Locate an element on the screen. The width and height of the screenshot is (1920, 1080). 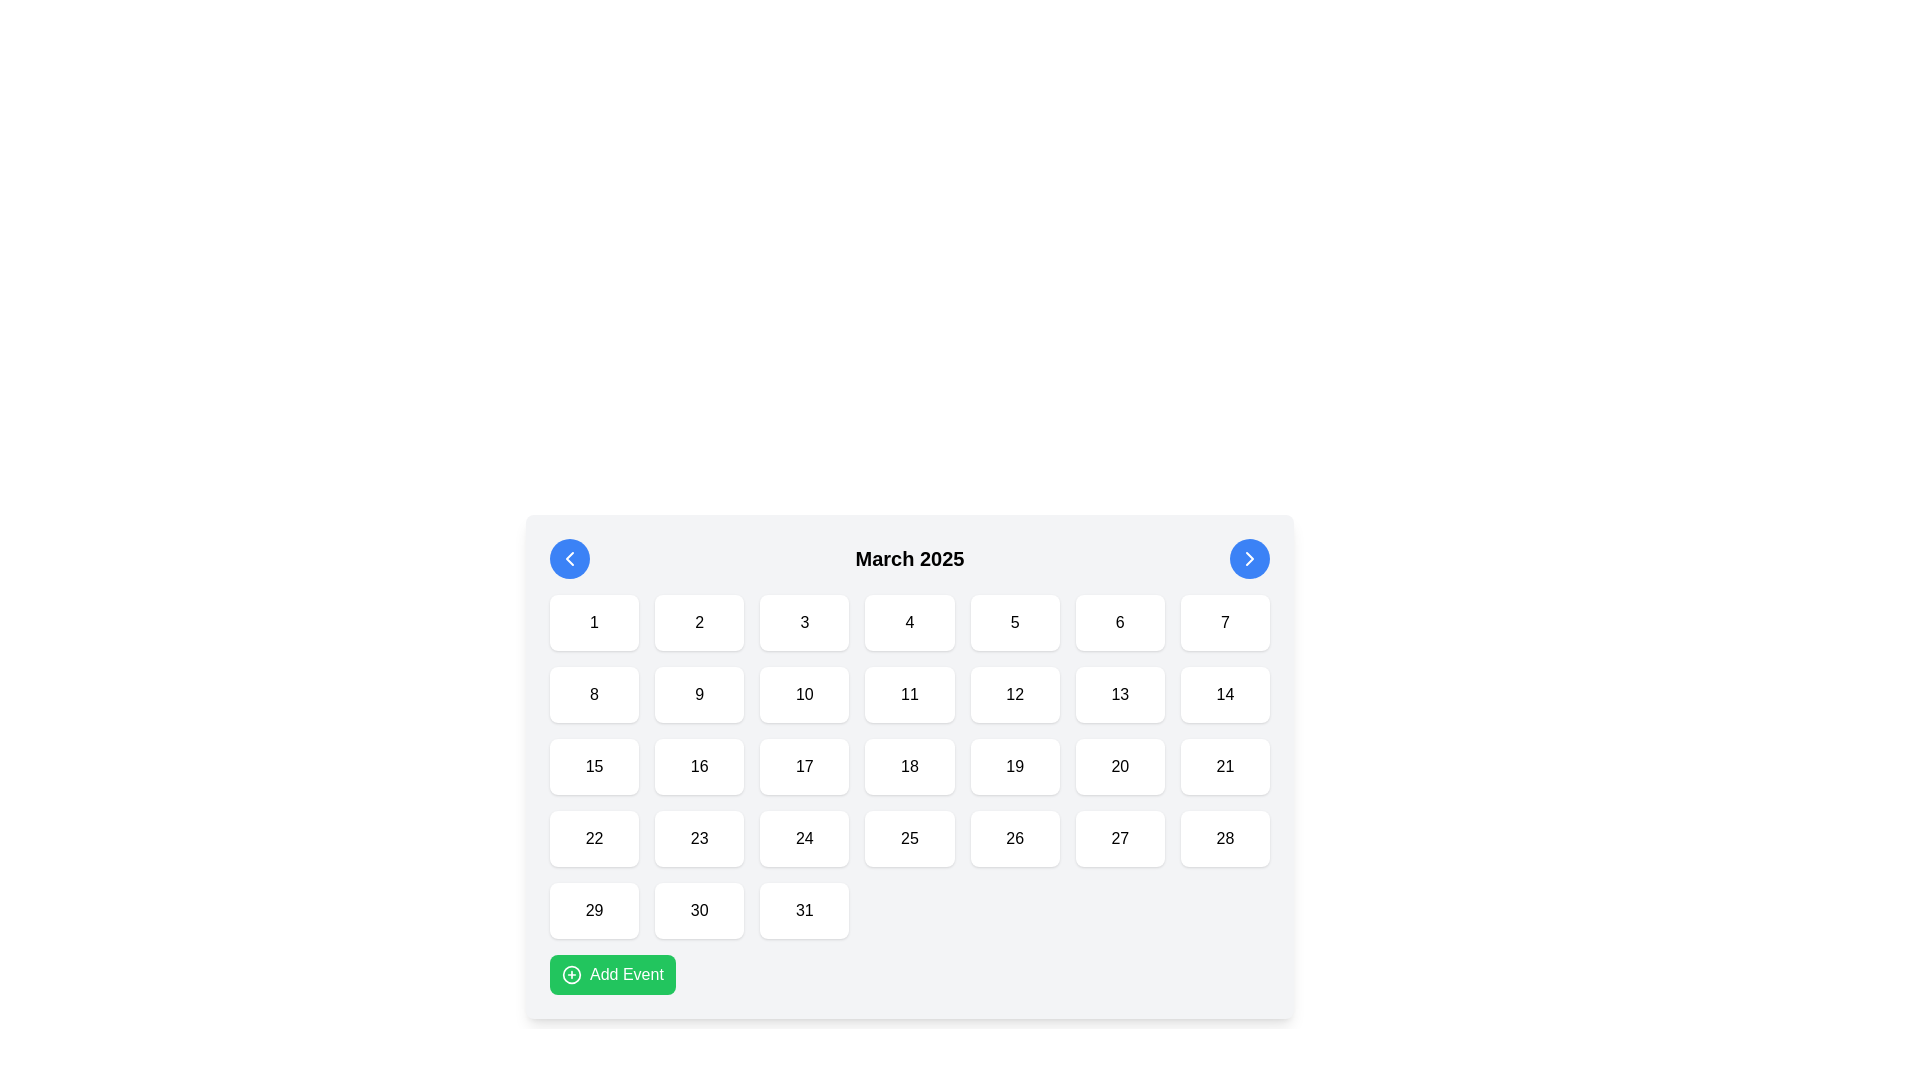
the static calendar day component representing the date '3' in the calendar grid under 'March 2025' is located at coordinates (804, 622).